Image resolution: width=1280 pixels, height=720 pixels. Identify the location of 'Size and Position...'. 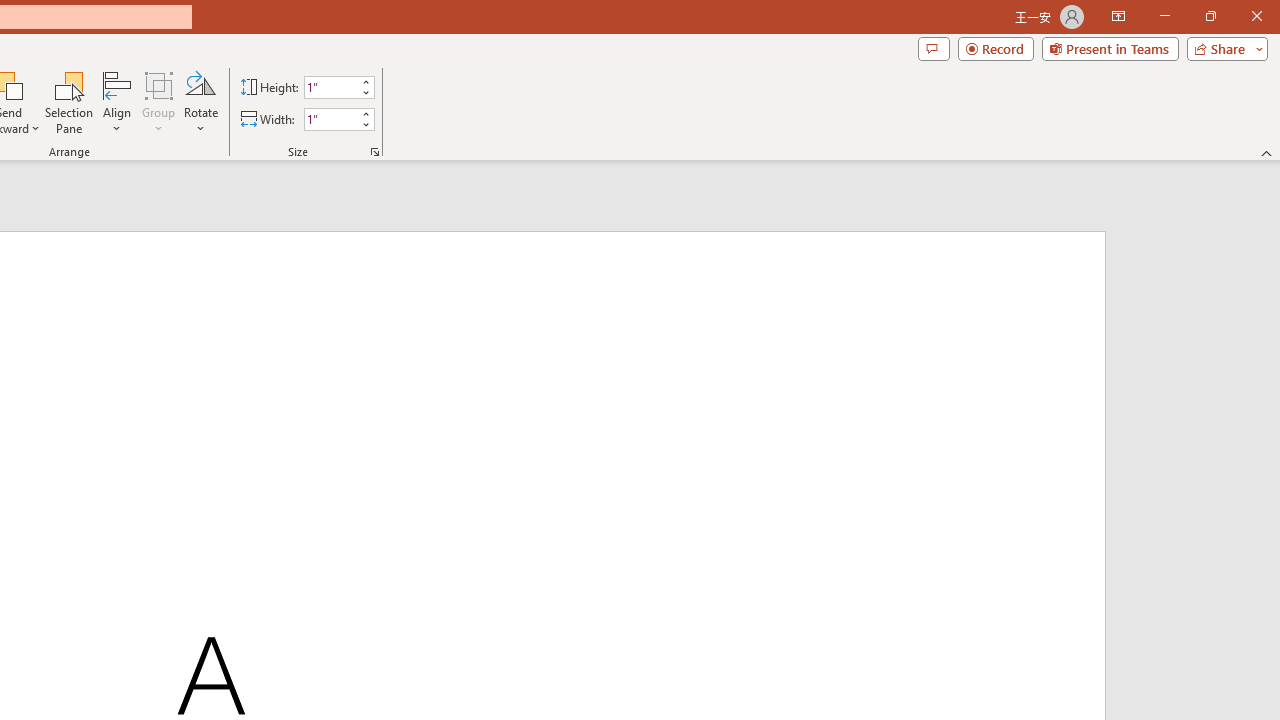
(375, 150).